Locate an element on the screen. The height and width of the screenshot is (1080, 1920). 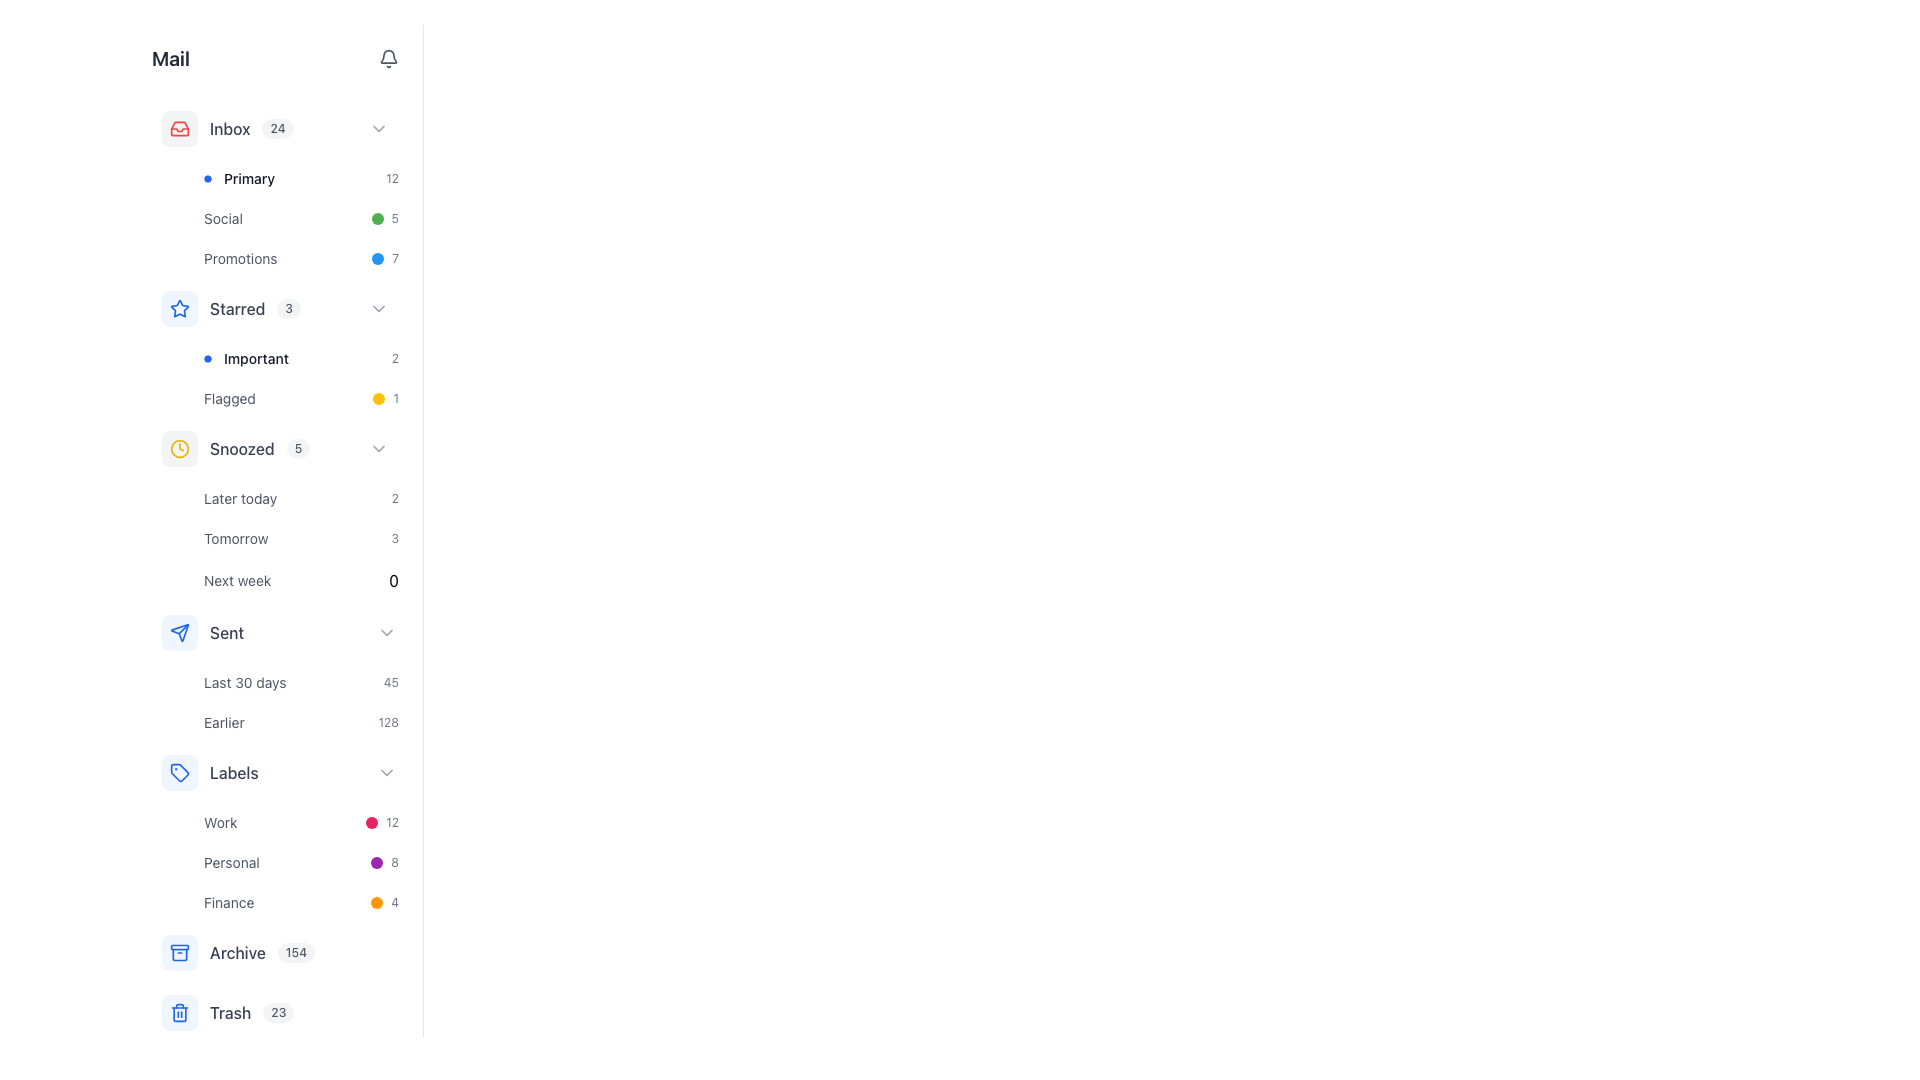
the 'Tomorrow' list item in the vertical menu is located at coordinates (300, 540).